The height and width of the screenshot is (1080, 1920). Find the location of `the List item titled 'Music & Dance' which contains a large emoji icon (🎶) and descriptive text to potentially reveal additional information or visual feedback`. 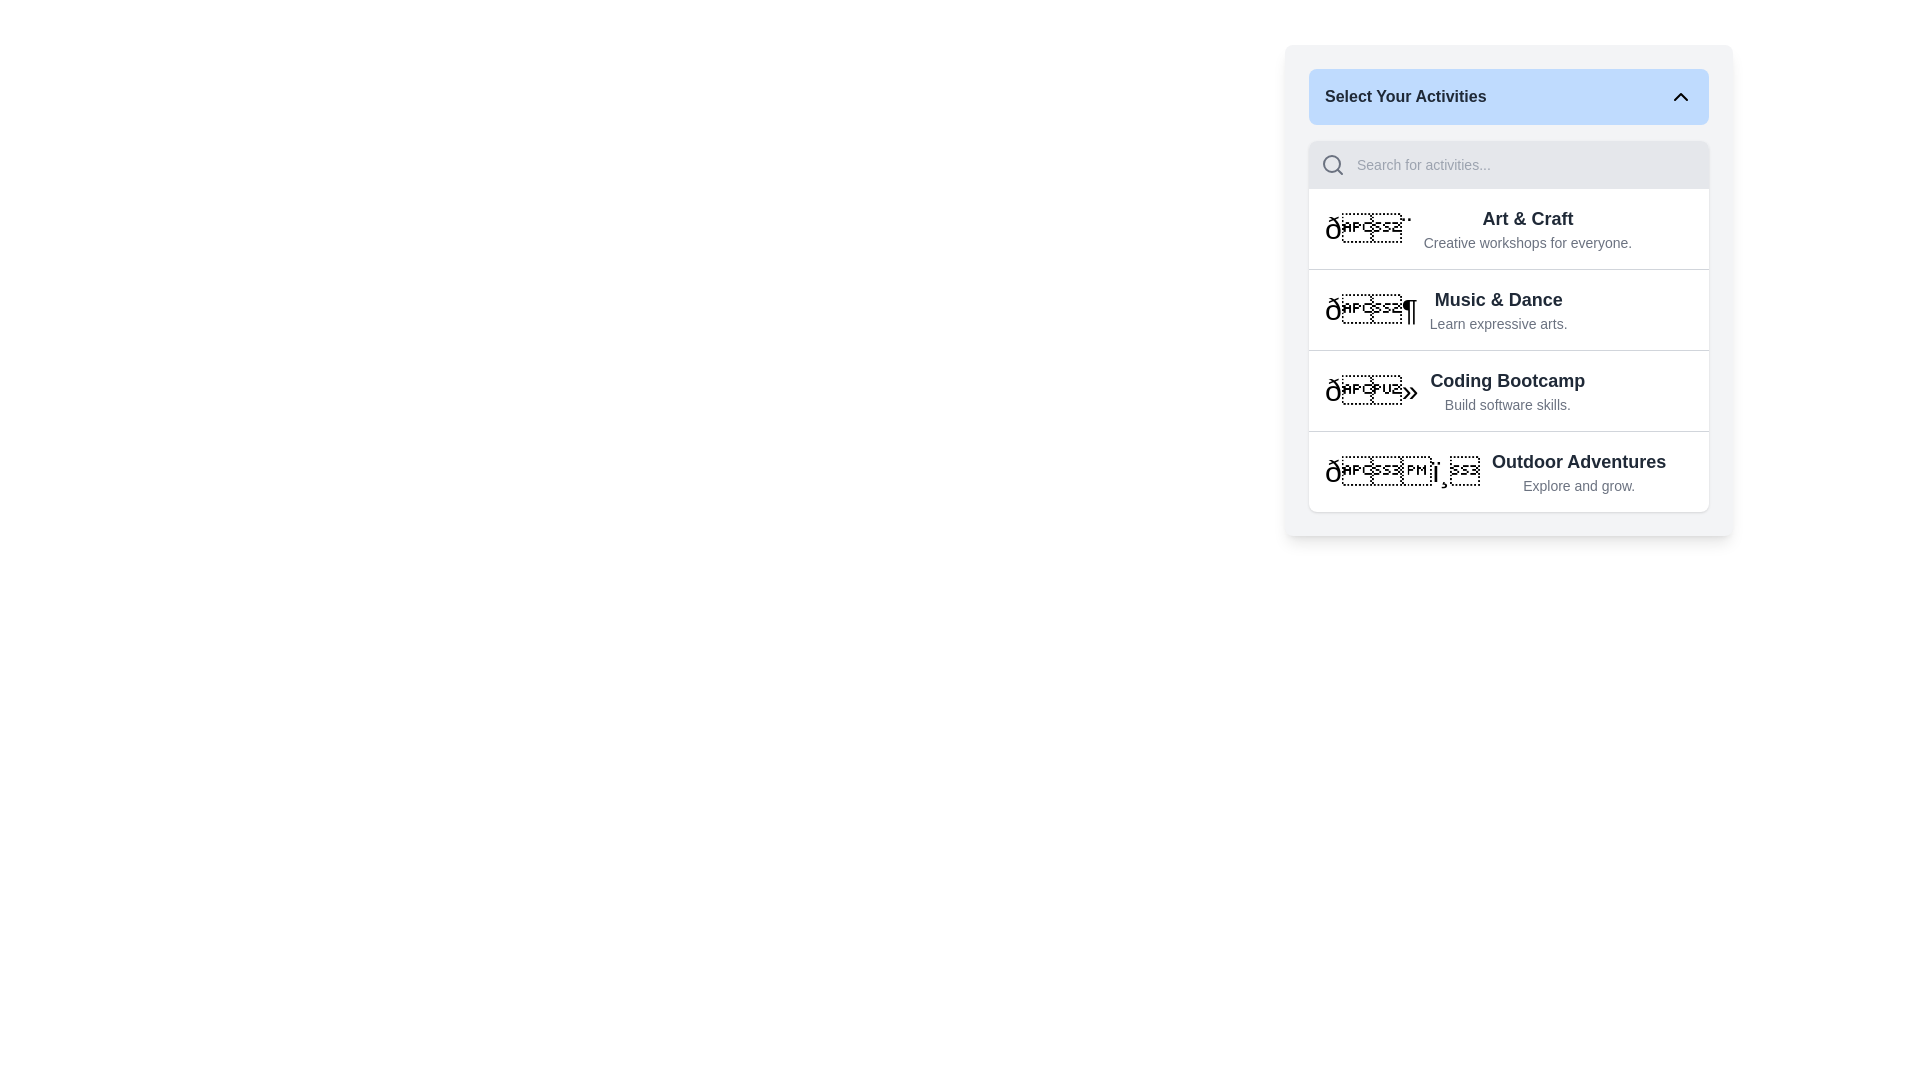

the List item titled 'Music & Dance' which contains a large emoji icon (🎶) and descriptive text to potentially reveal additional information or visual feedback is located at coordinates (1508, 309).